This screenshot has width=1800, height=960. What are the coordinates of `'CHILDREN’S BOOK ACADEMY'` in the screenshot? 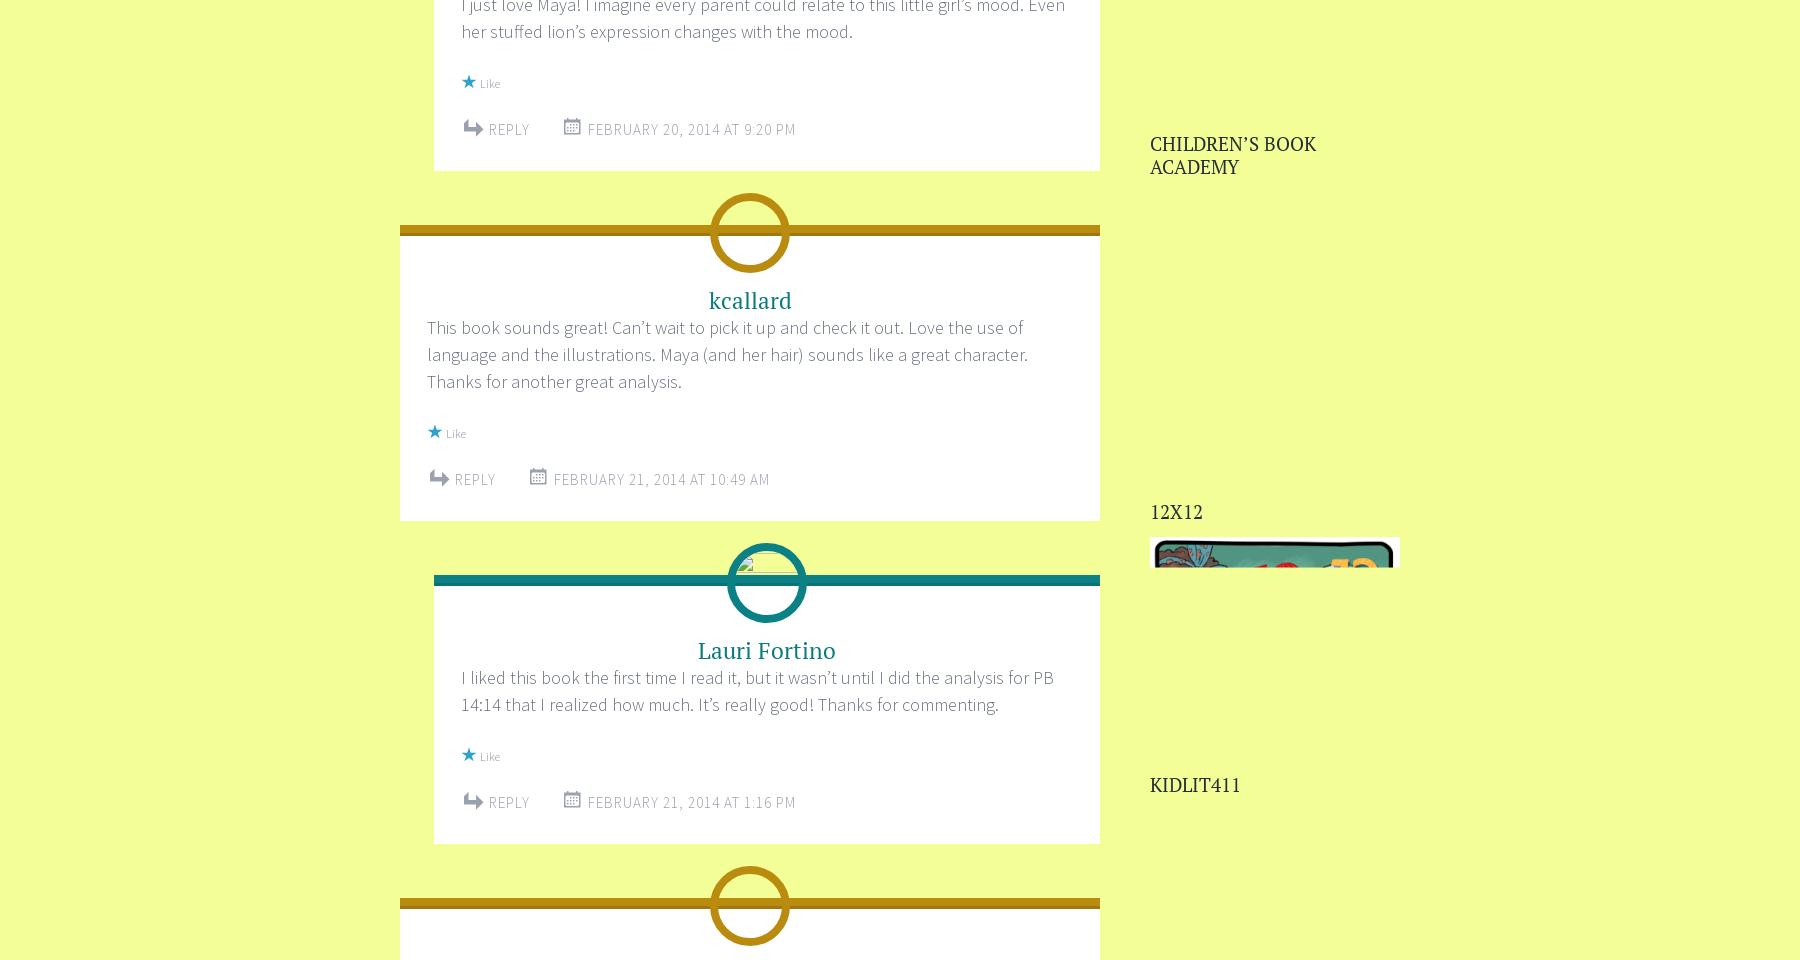 It's located at (1232, 153).